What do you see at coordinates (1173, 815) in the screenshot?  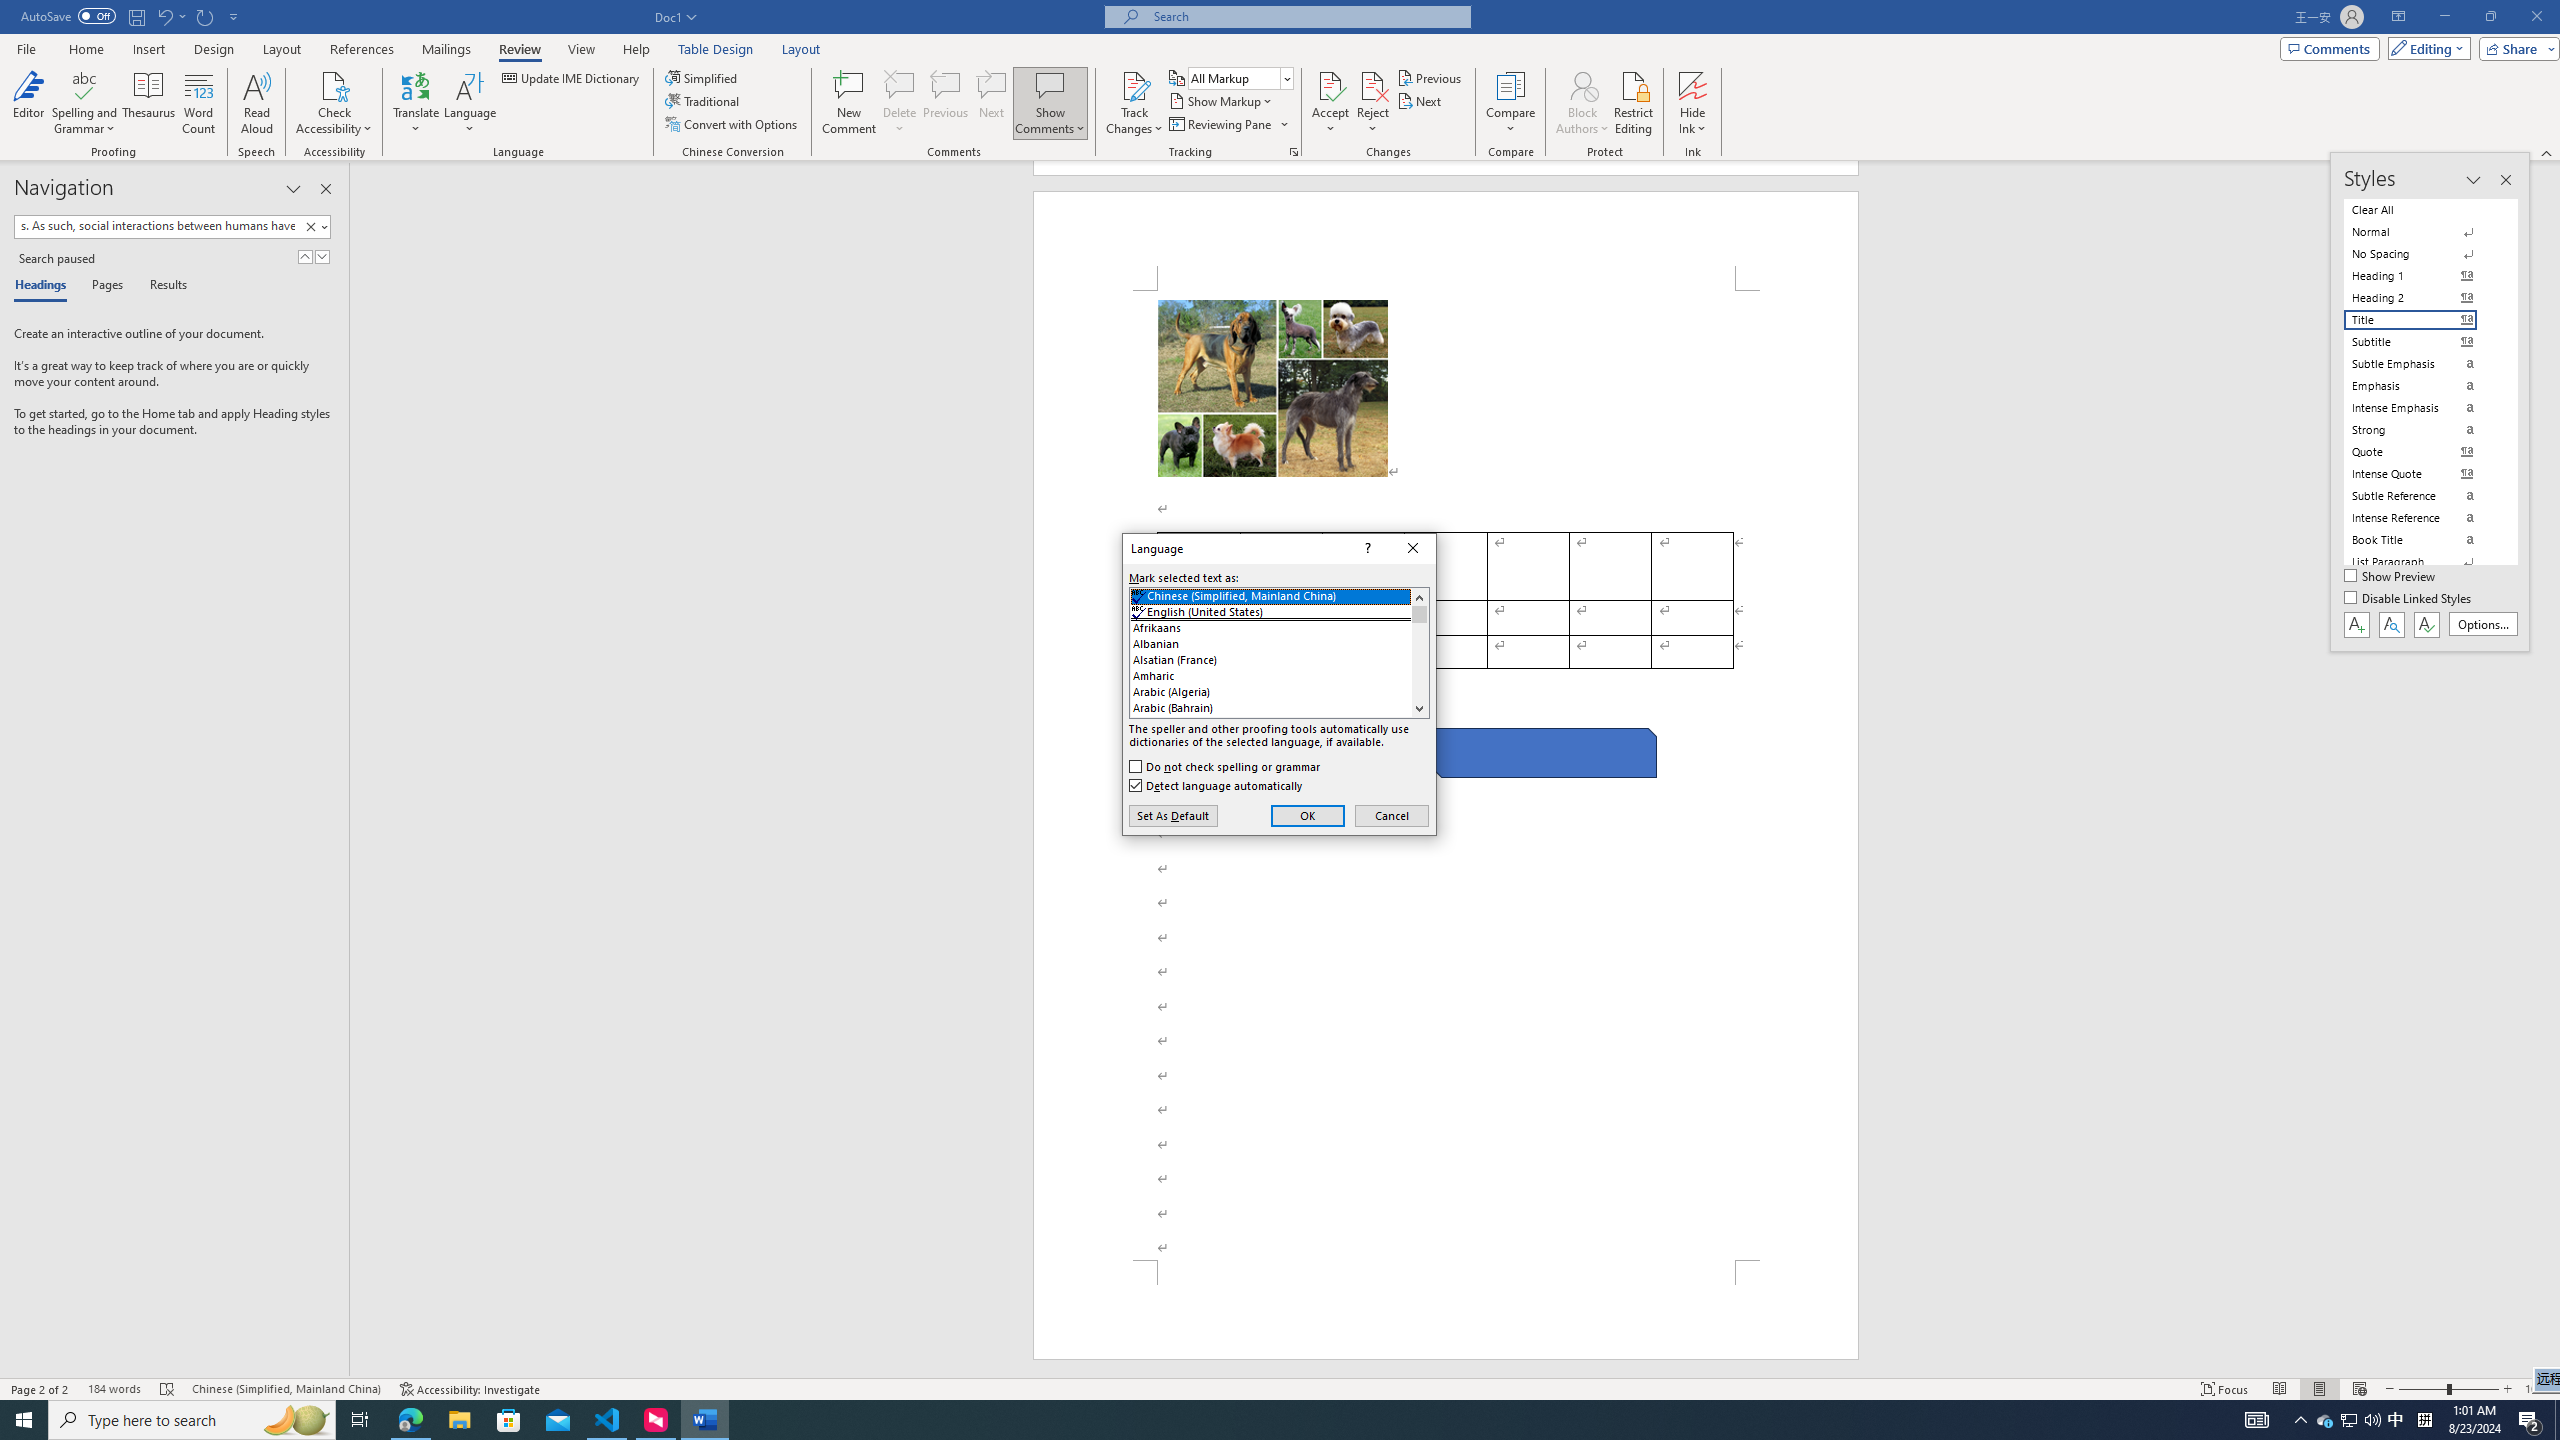 I see `'Set As Default'` at bounding box center [1173, 815].